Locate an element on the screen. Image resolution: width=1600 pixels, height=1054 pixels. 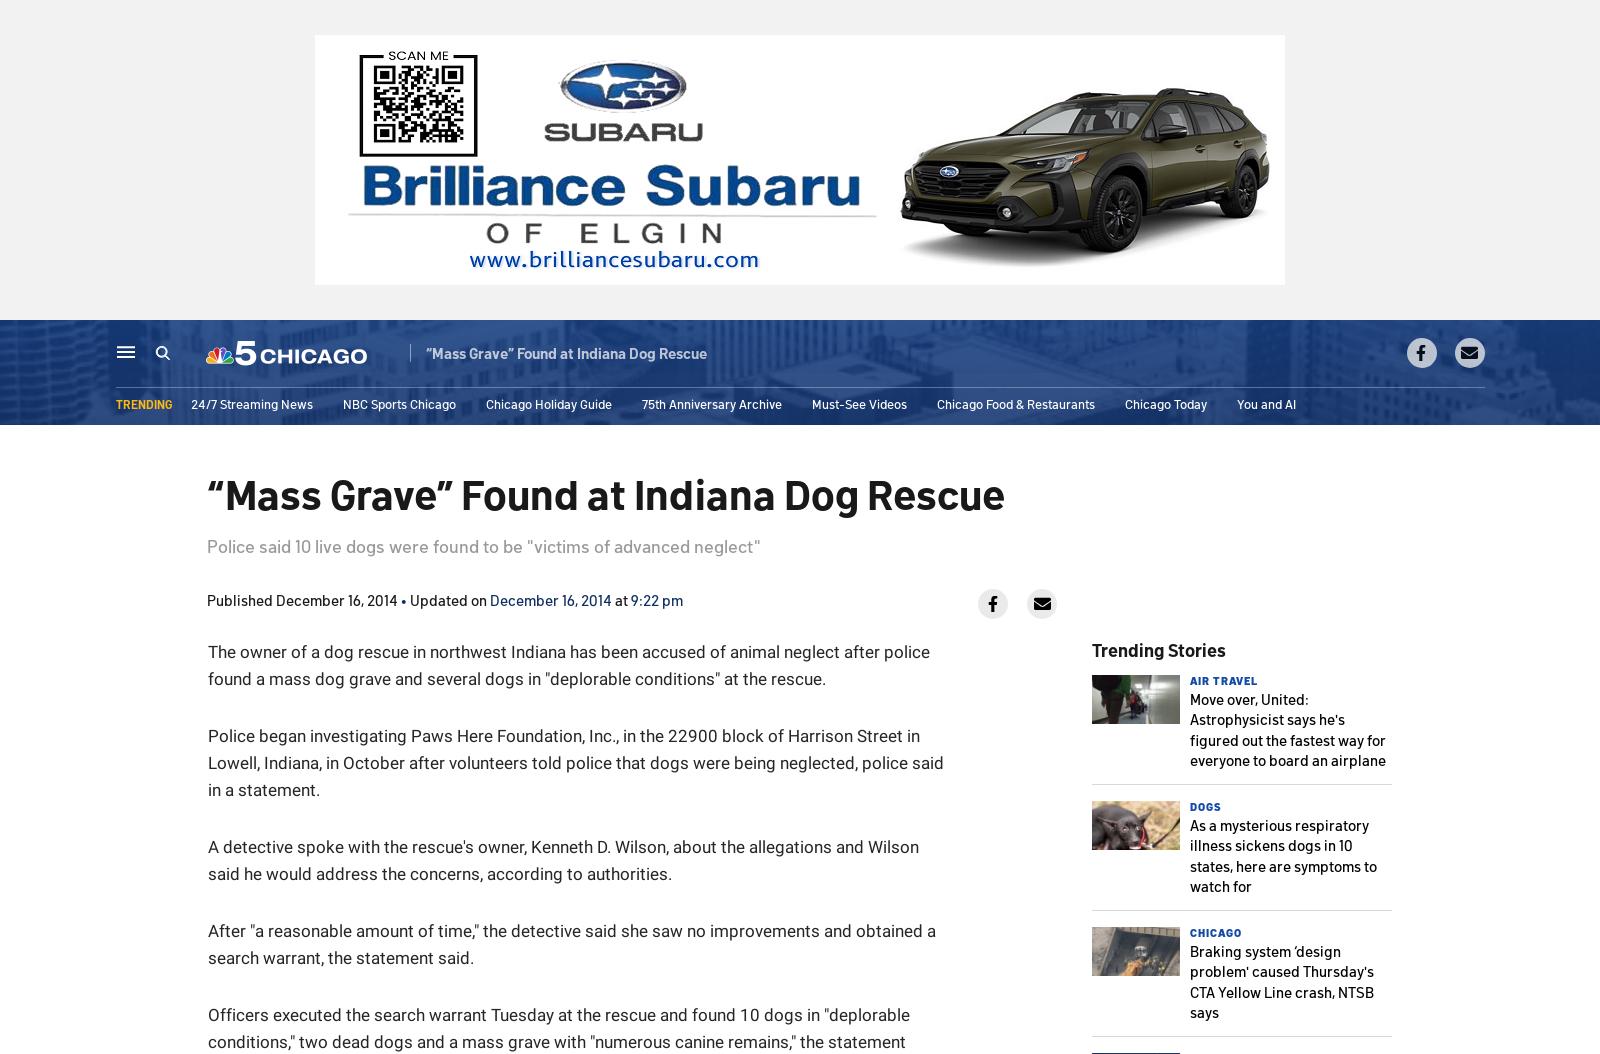
'Video' is located at coordinates (583, 354).